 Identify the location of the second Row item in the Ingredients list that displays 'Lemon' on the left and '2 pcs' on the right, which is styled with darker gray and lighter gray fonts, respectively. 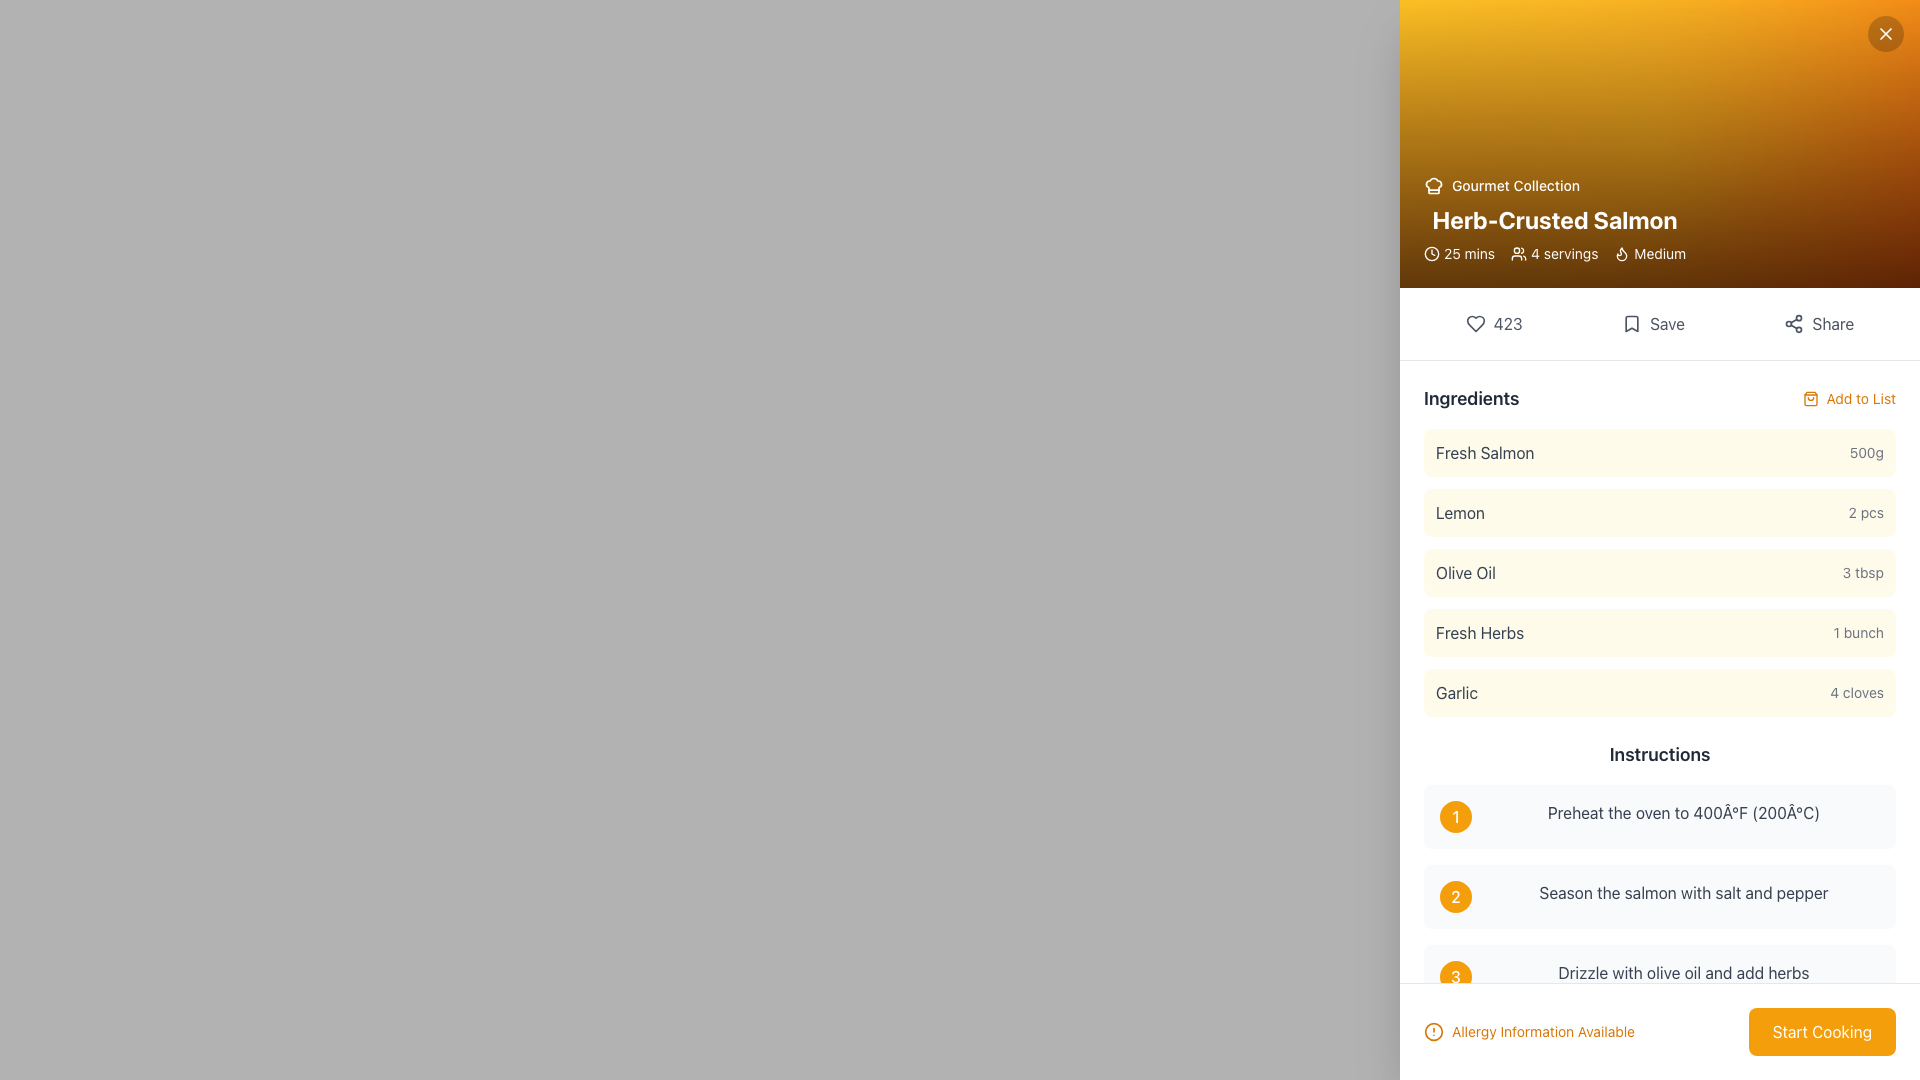
(1660, 512).